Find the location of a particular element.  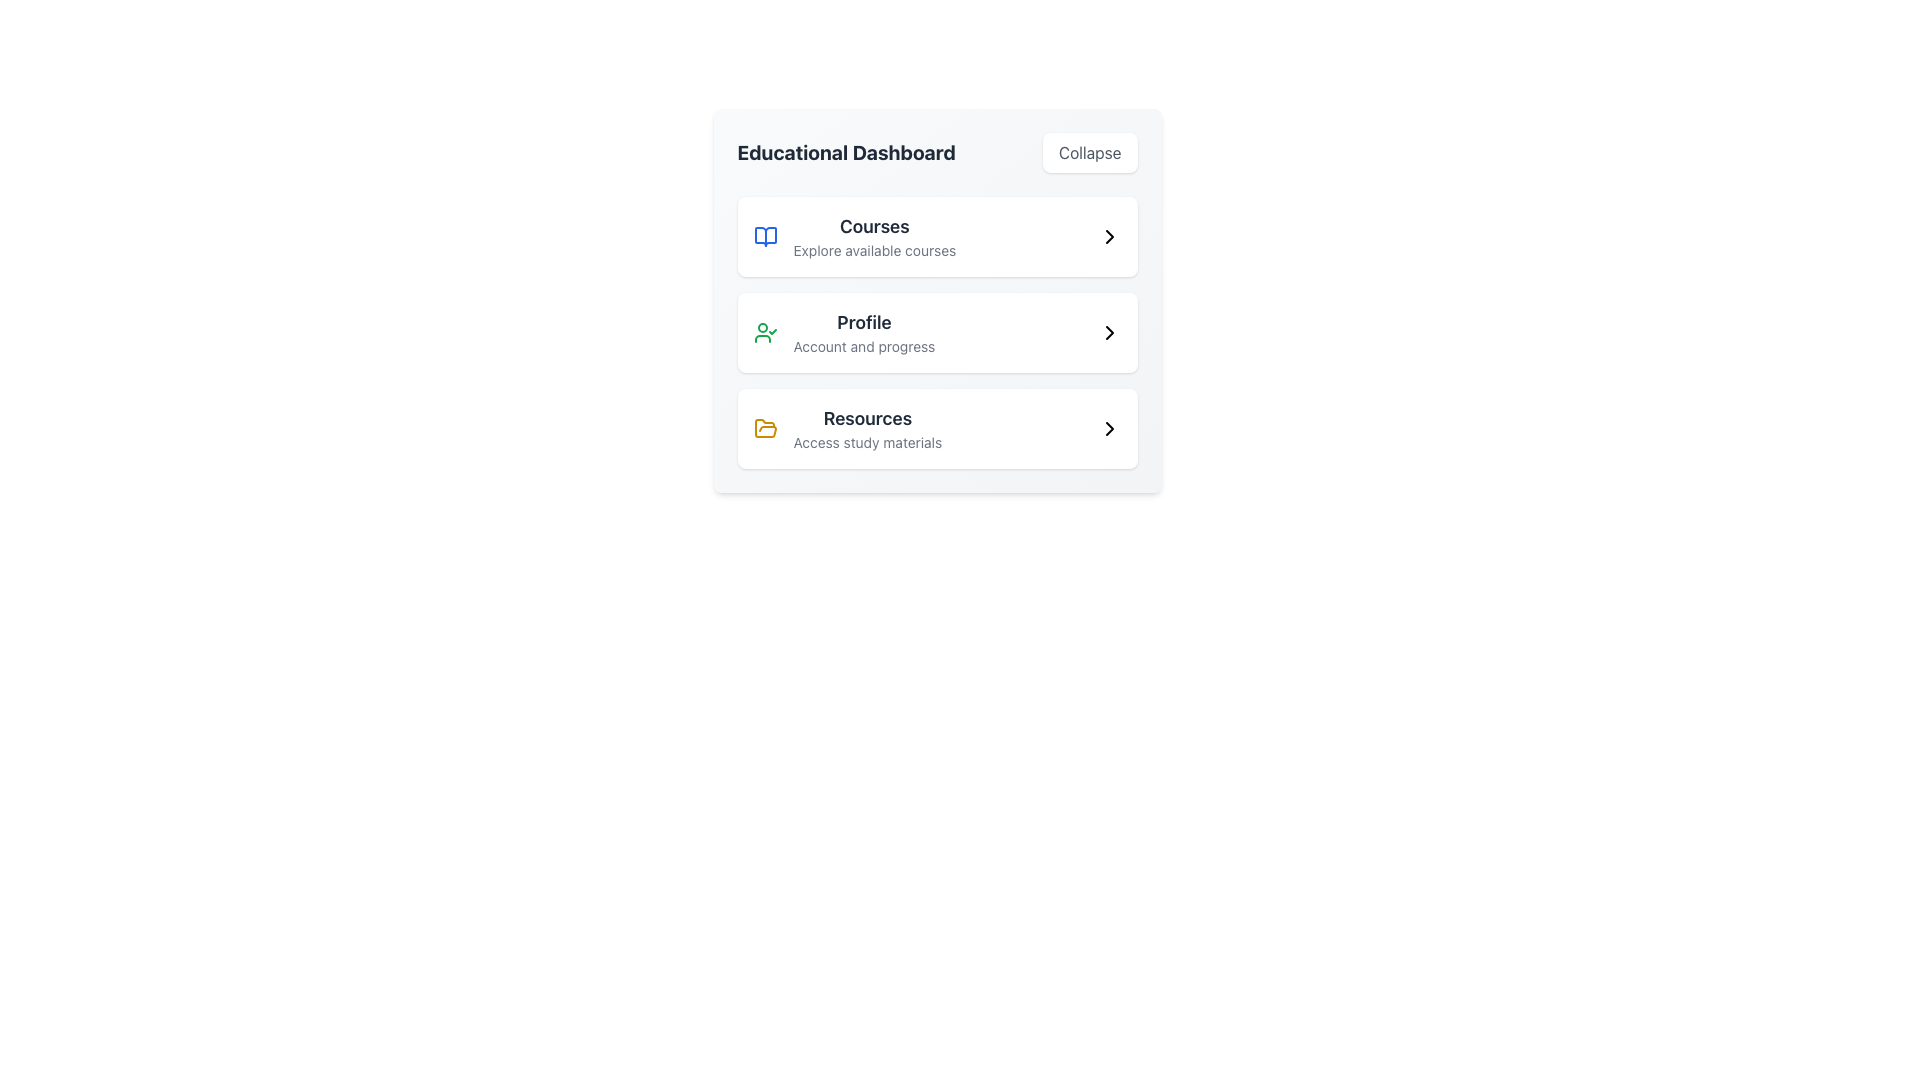

the 'Profile' list item, which provides access to the 'Profile' page with additional information about 'Account and progress' visible below its title is located at coordinates (844, 331).